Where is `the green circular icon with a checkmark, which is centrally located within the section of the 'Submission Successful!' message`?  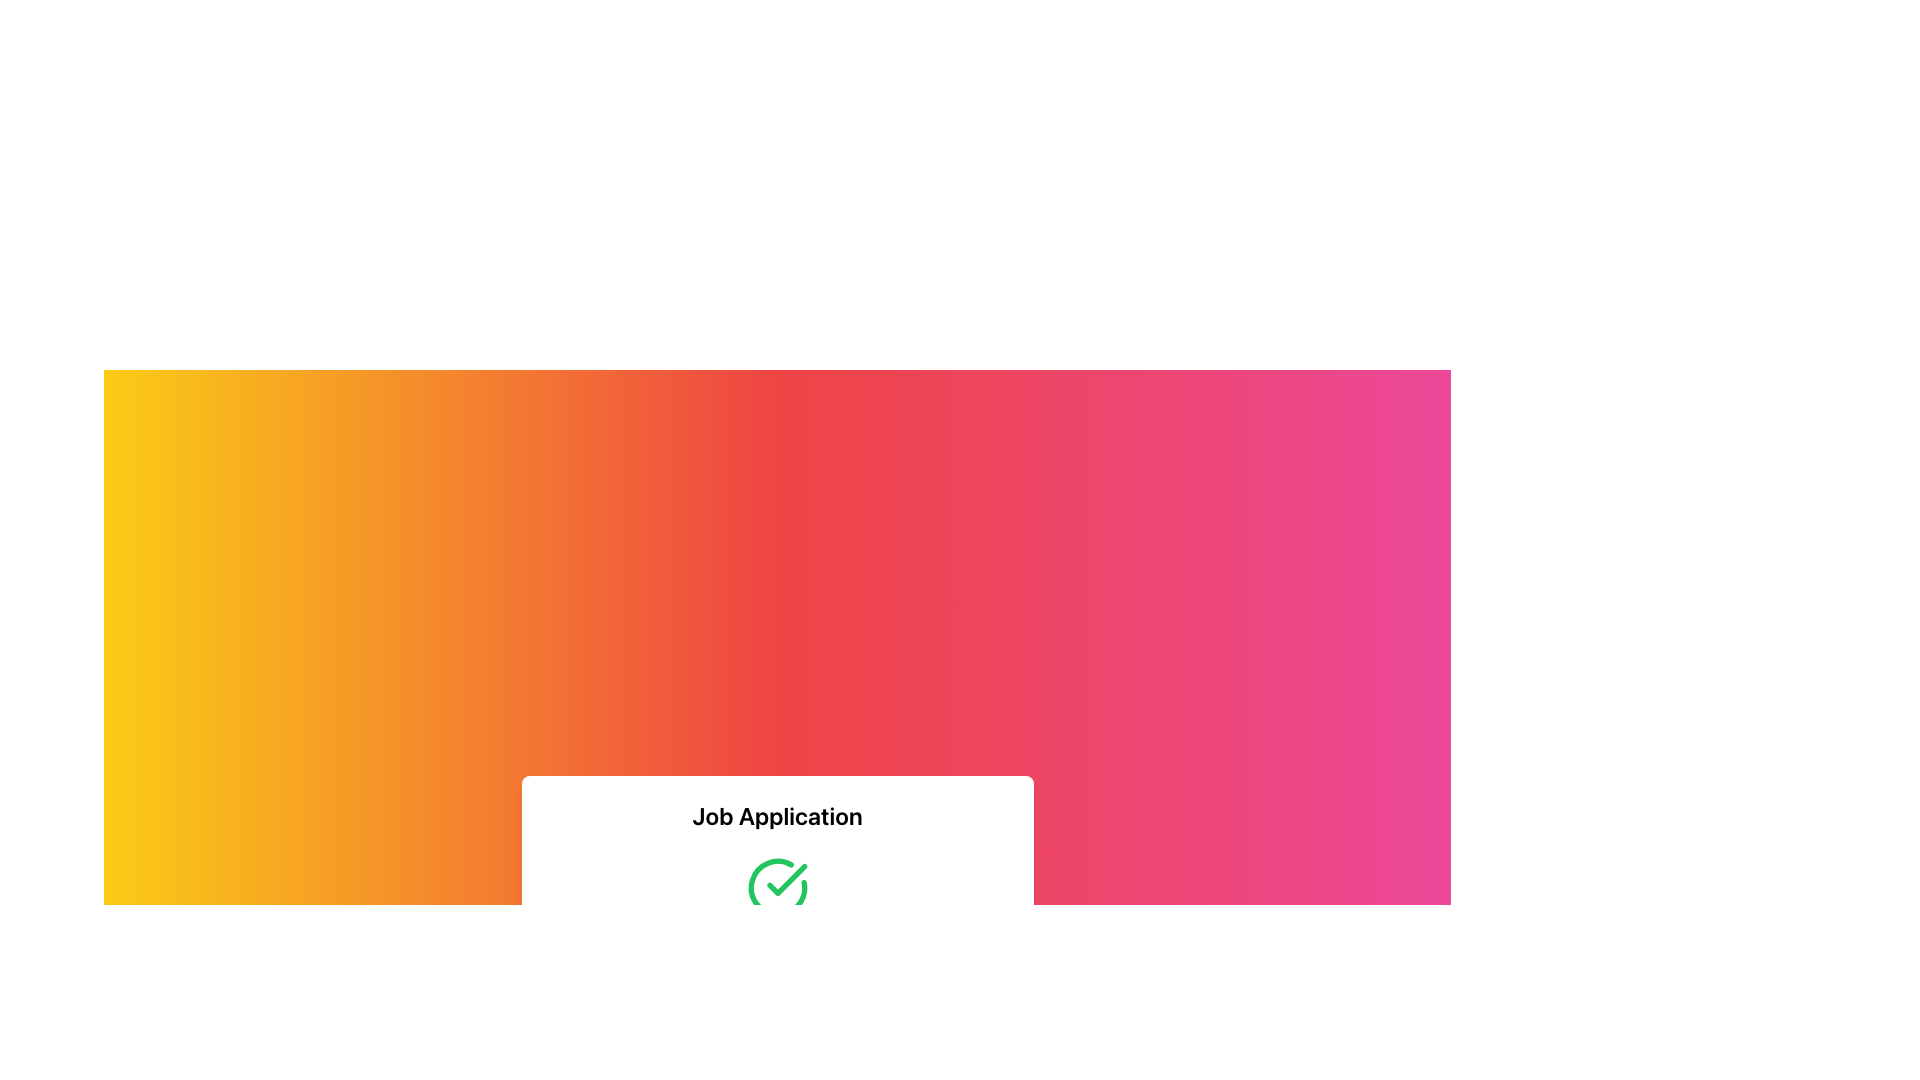
the green circular icon with a checkmark, which is centrally located within the section of the 'Submission Successful!' message is located at coordinates (776, 886).